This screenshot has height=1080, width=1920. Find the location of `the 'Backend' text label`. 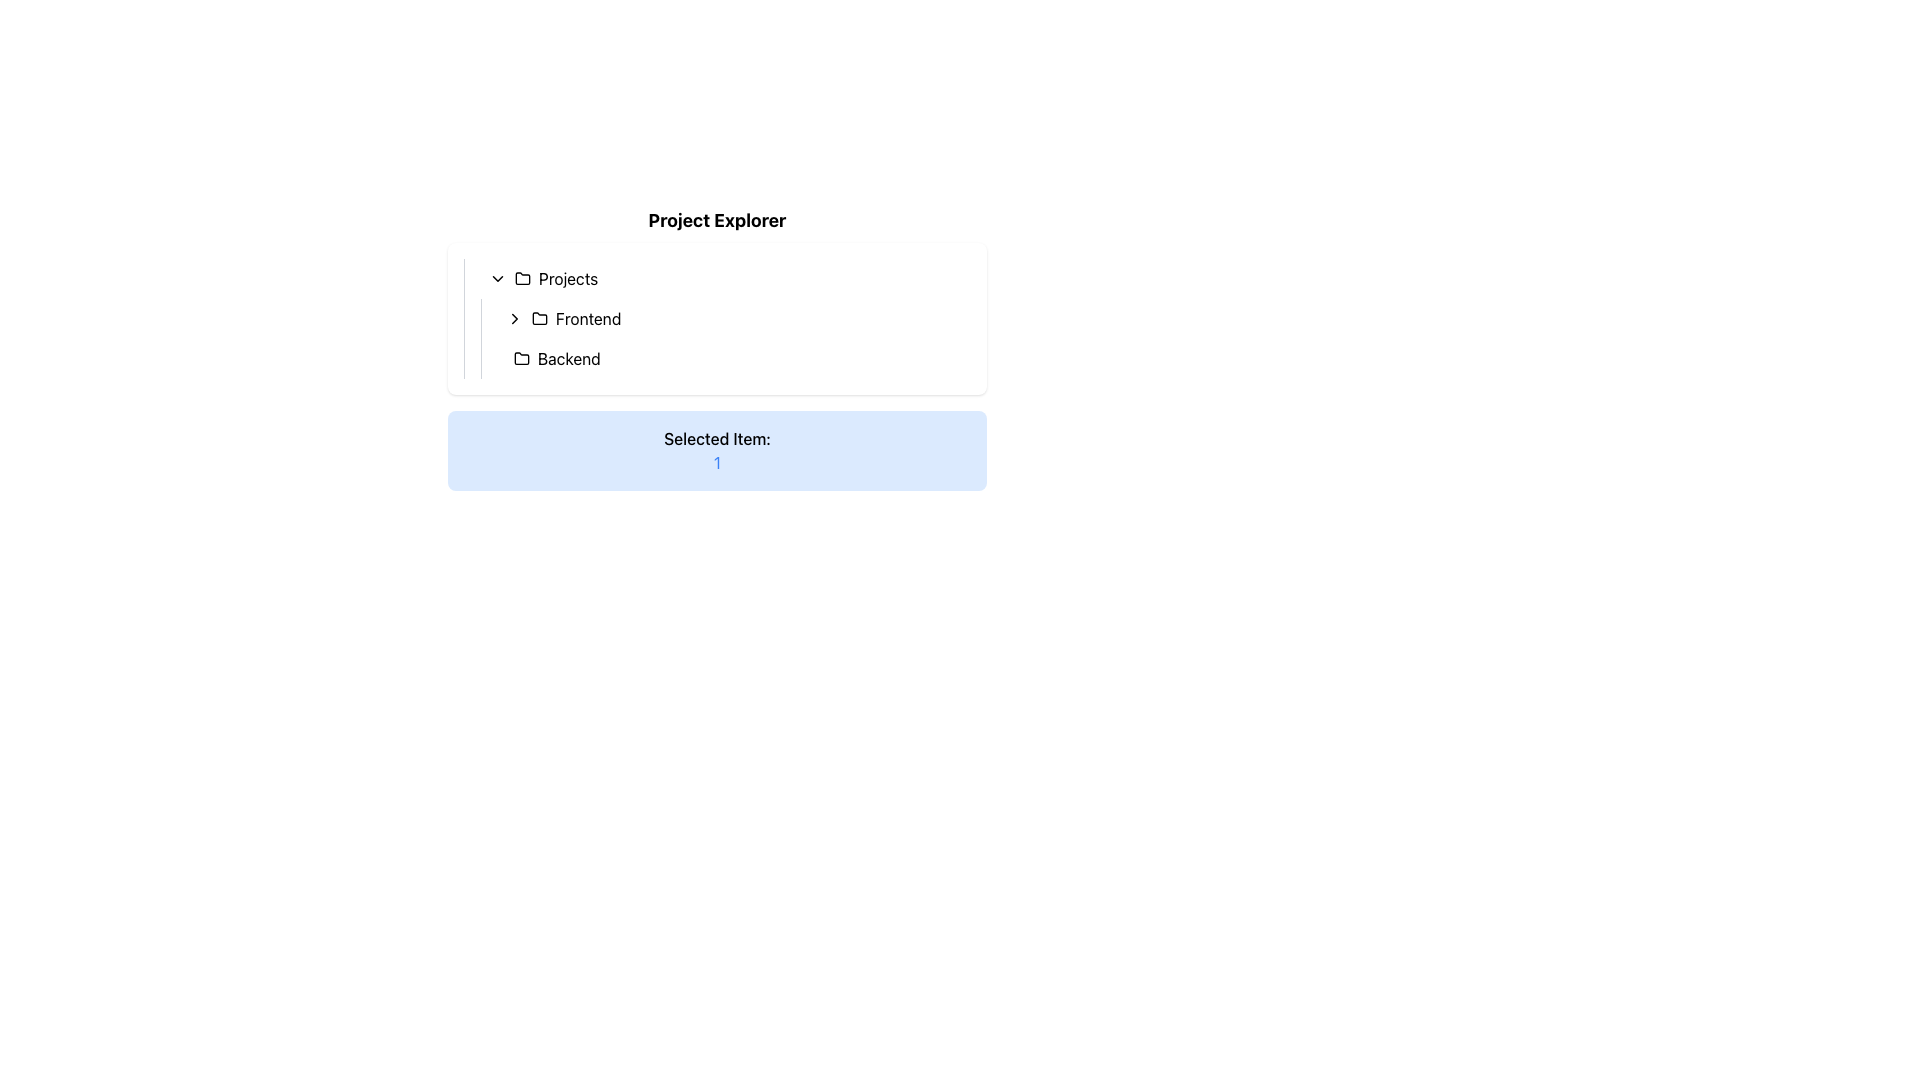

the 'Backend' text label is located at coordinates (568, 357).